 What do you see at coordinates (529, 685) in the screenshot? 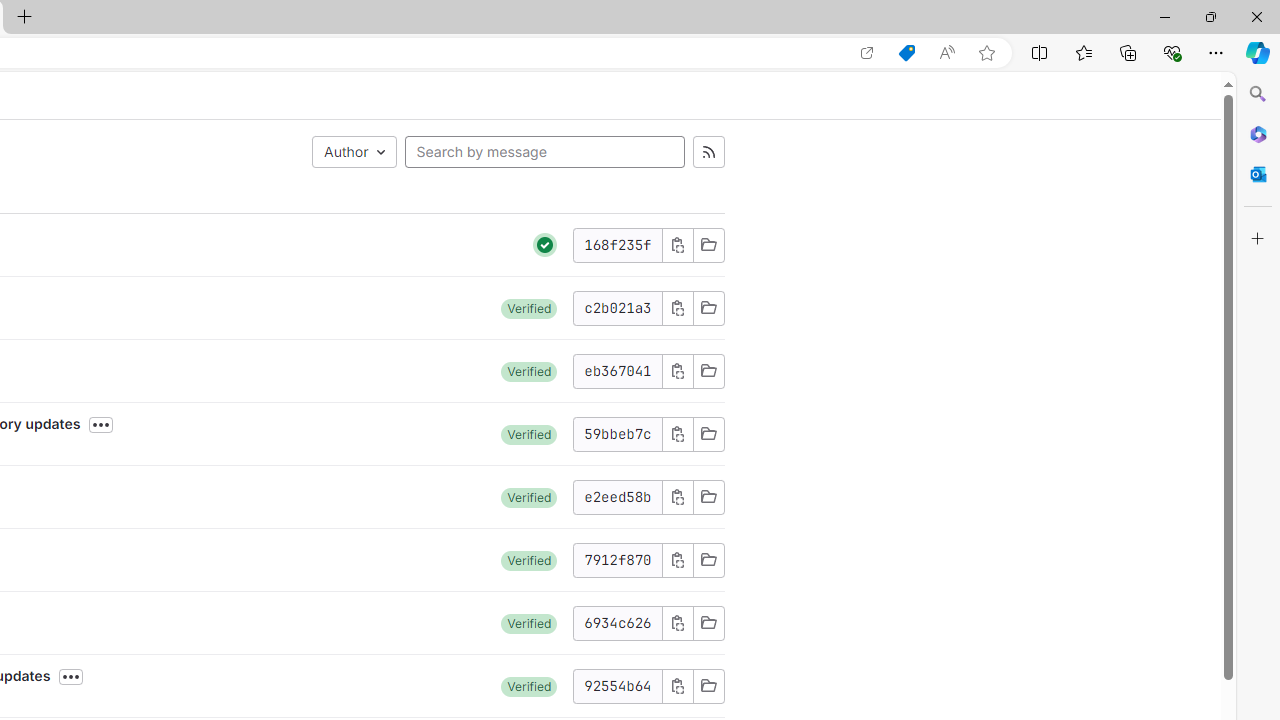
I see `'Verified'` at bounding box center [529, 685].